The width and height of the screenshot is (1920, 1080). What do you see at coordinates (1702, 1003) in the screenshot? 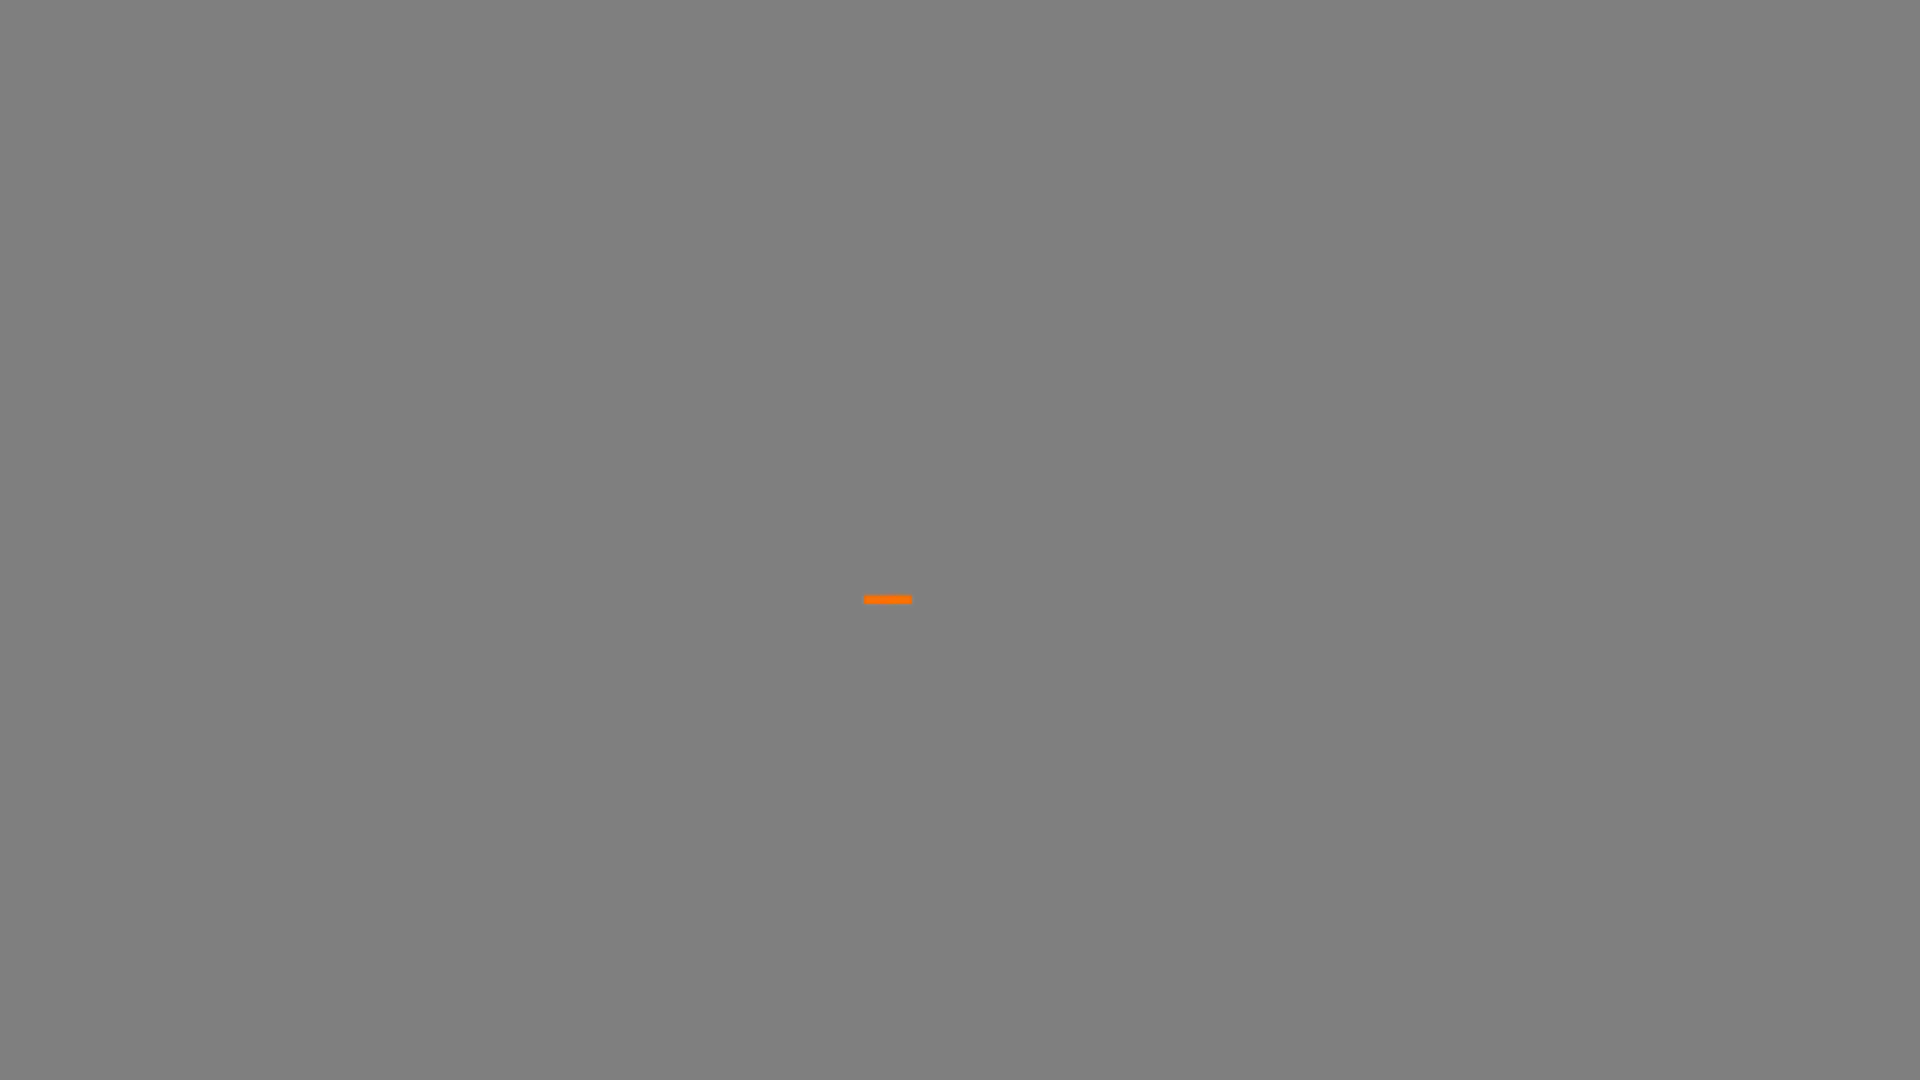
I see `SIGN UP FOR OUR NEWSLETTER` at bounding box center [1702, 1003].